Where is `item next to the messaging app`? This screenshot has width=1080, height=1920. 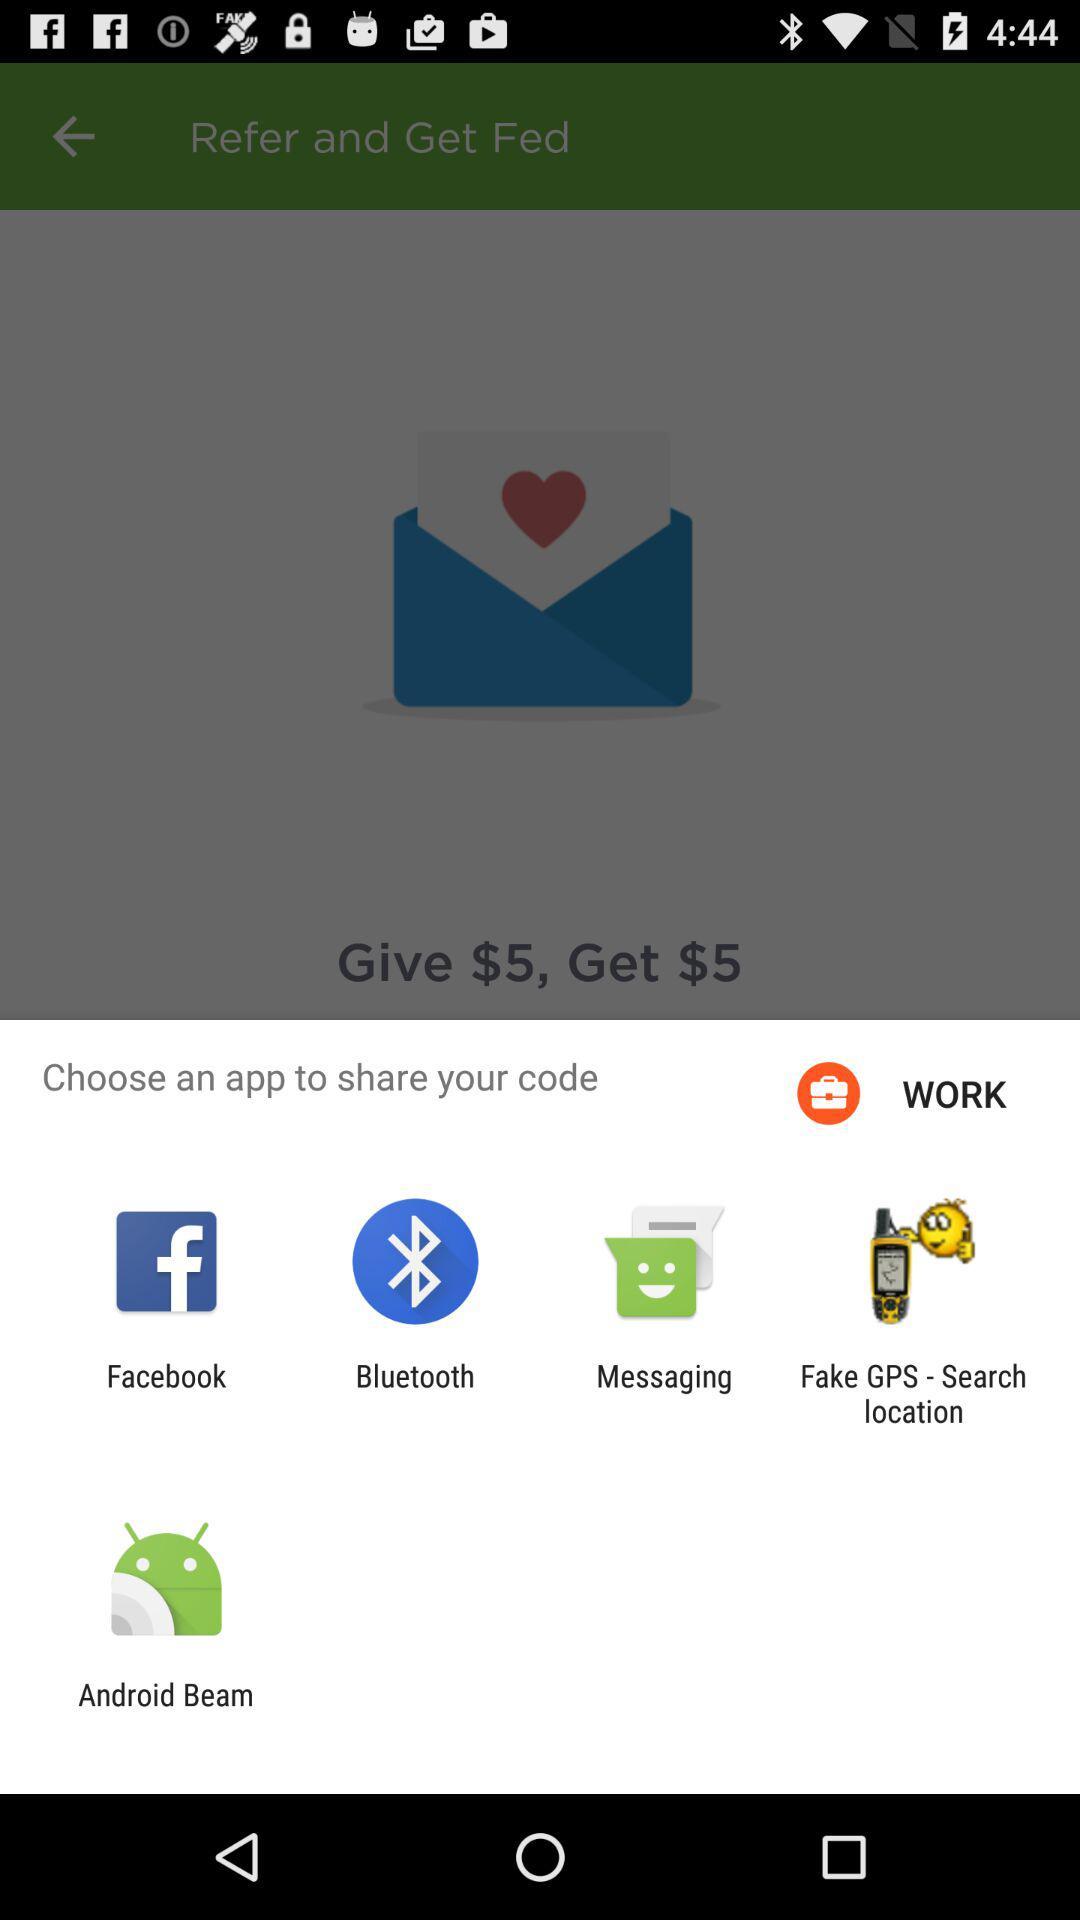 item next to the messaging app is located at coordinates (414, 1392).